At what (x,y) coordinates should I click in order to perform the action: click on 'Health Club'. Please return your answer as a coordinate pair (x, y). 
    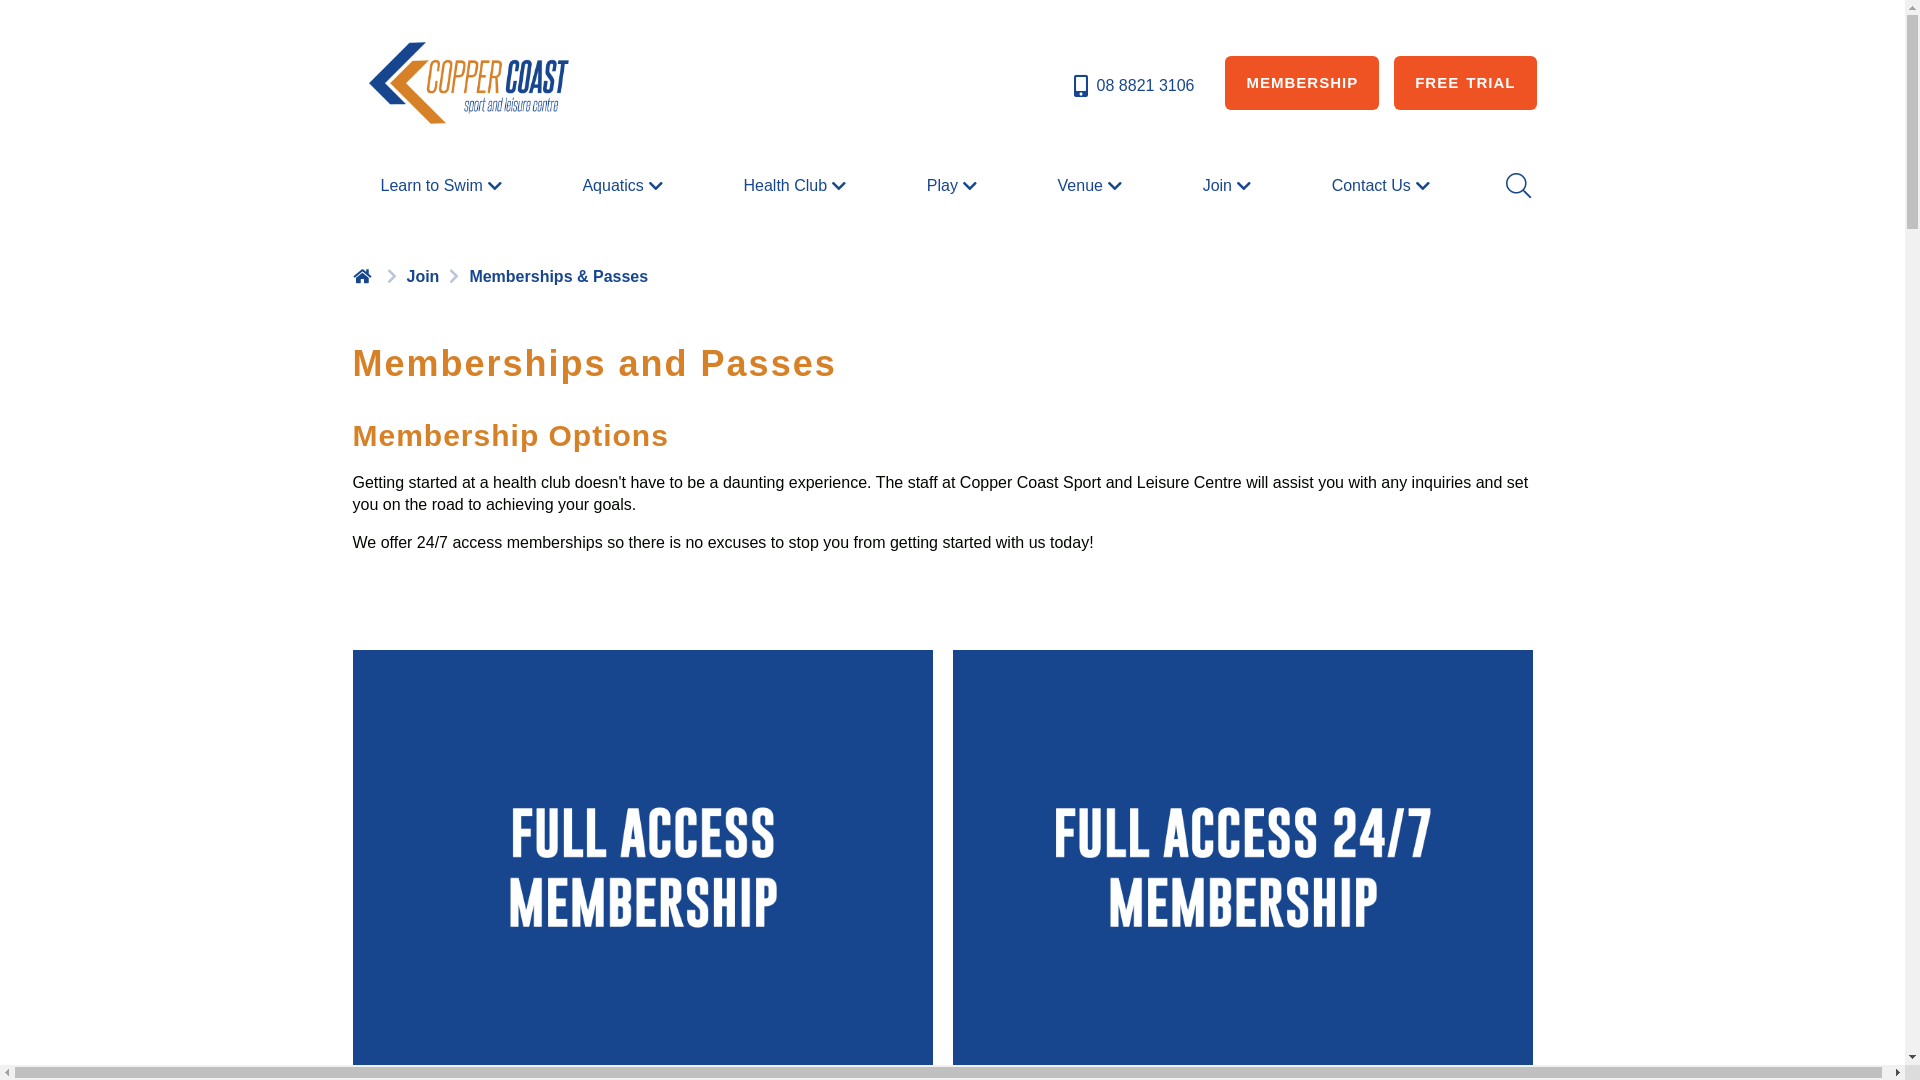
    Looking at the image, I should click on (795, 185).